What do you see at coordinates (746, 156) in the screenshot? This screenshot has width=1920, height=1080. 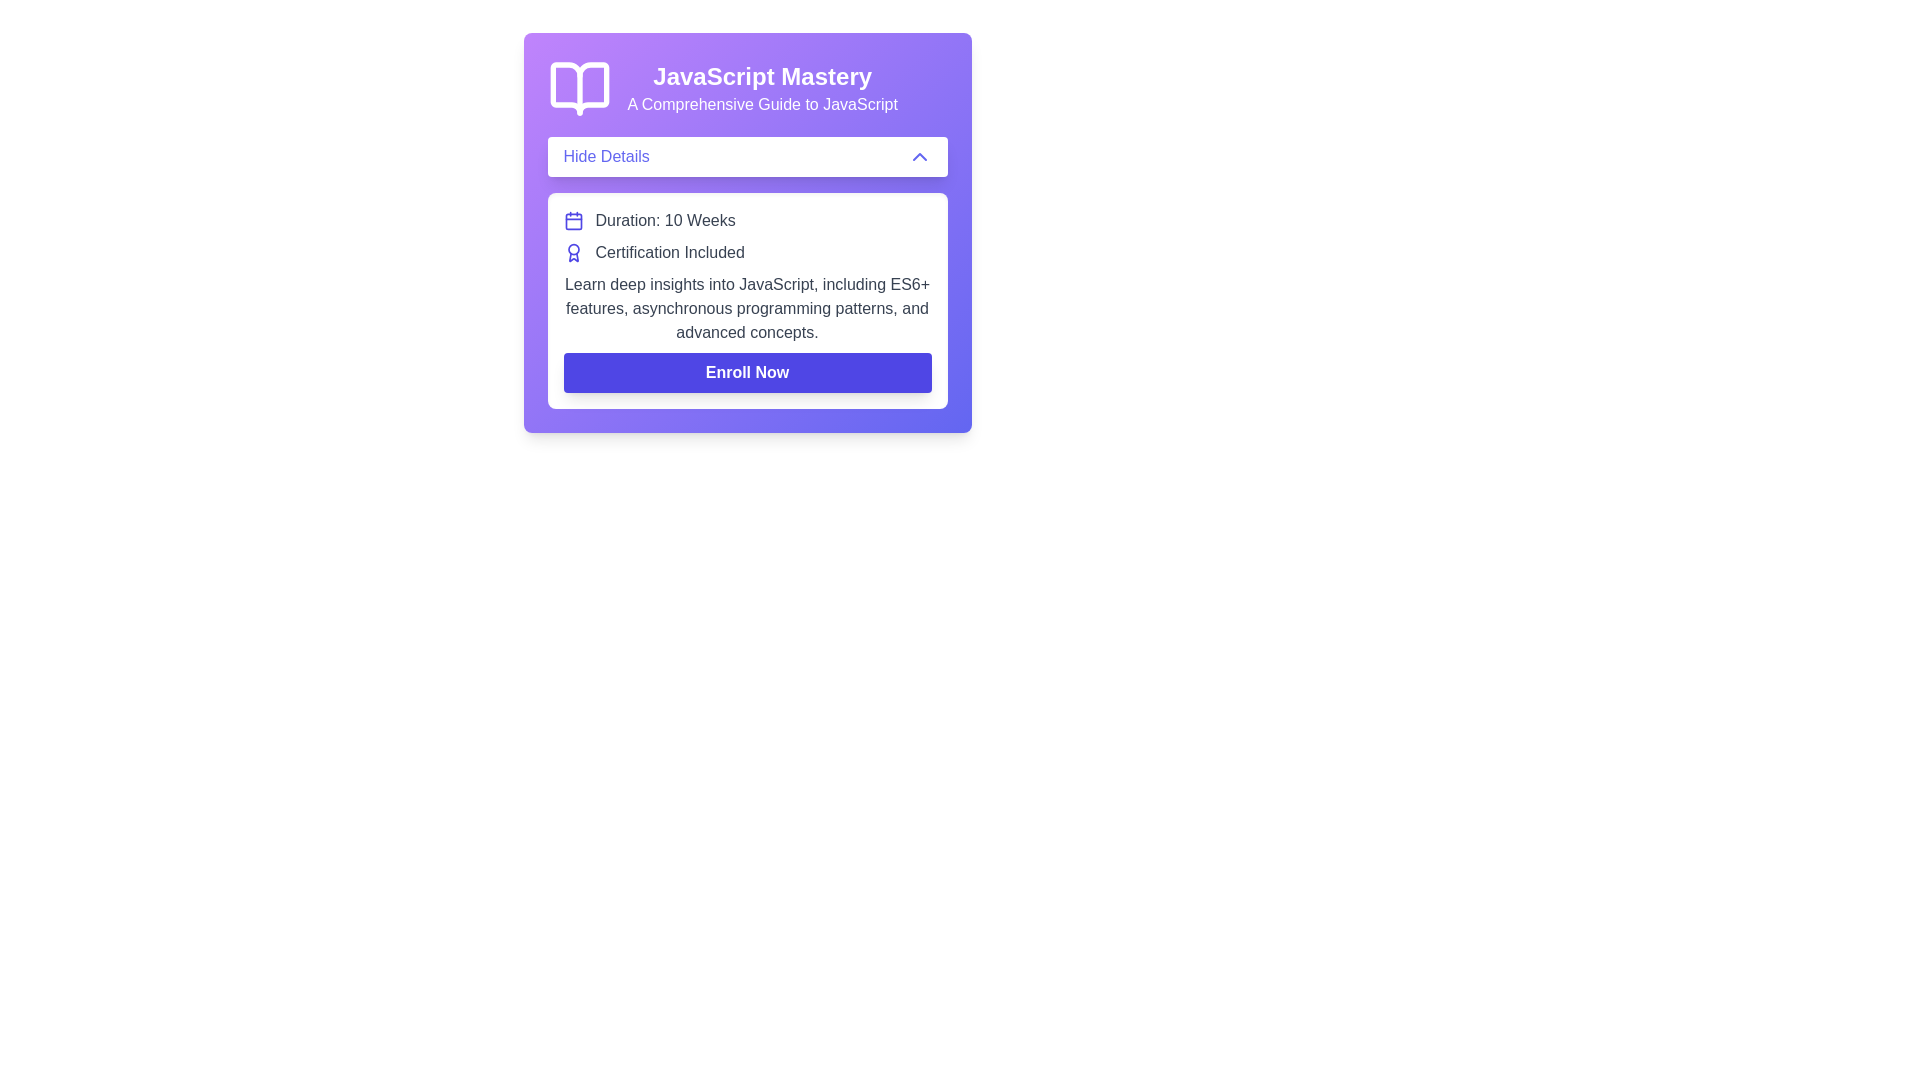 I see `the 'Hide Details' button with a white background and rounded corners located in the 'JavaScript Mastery' card` at bounding box center [746, 156].